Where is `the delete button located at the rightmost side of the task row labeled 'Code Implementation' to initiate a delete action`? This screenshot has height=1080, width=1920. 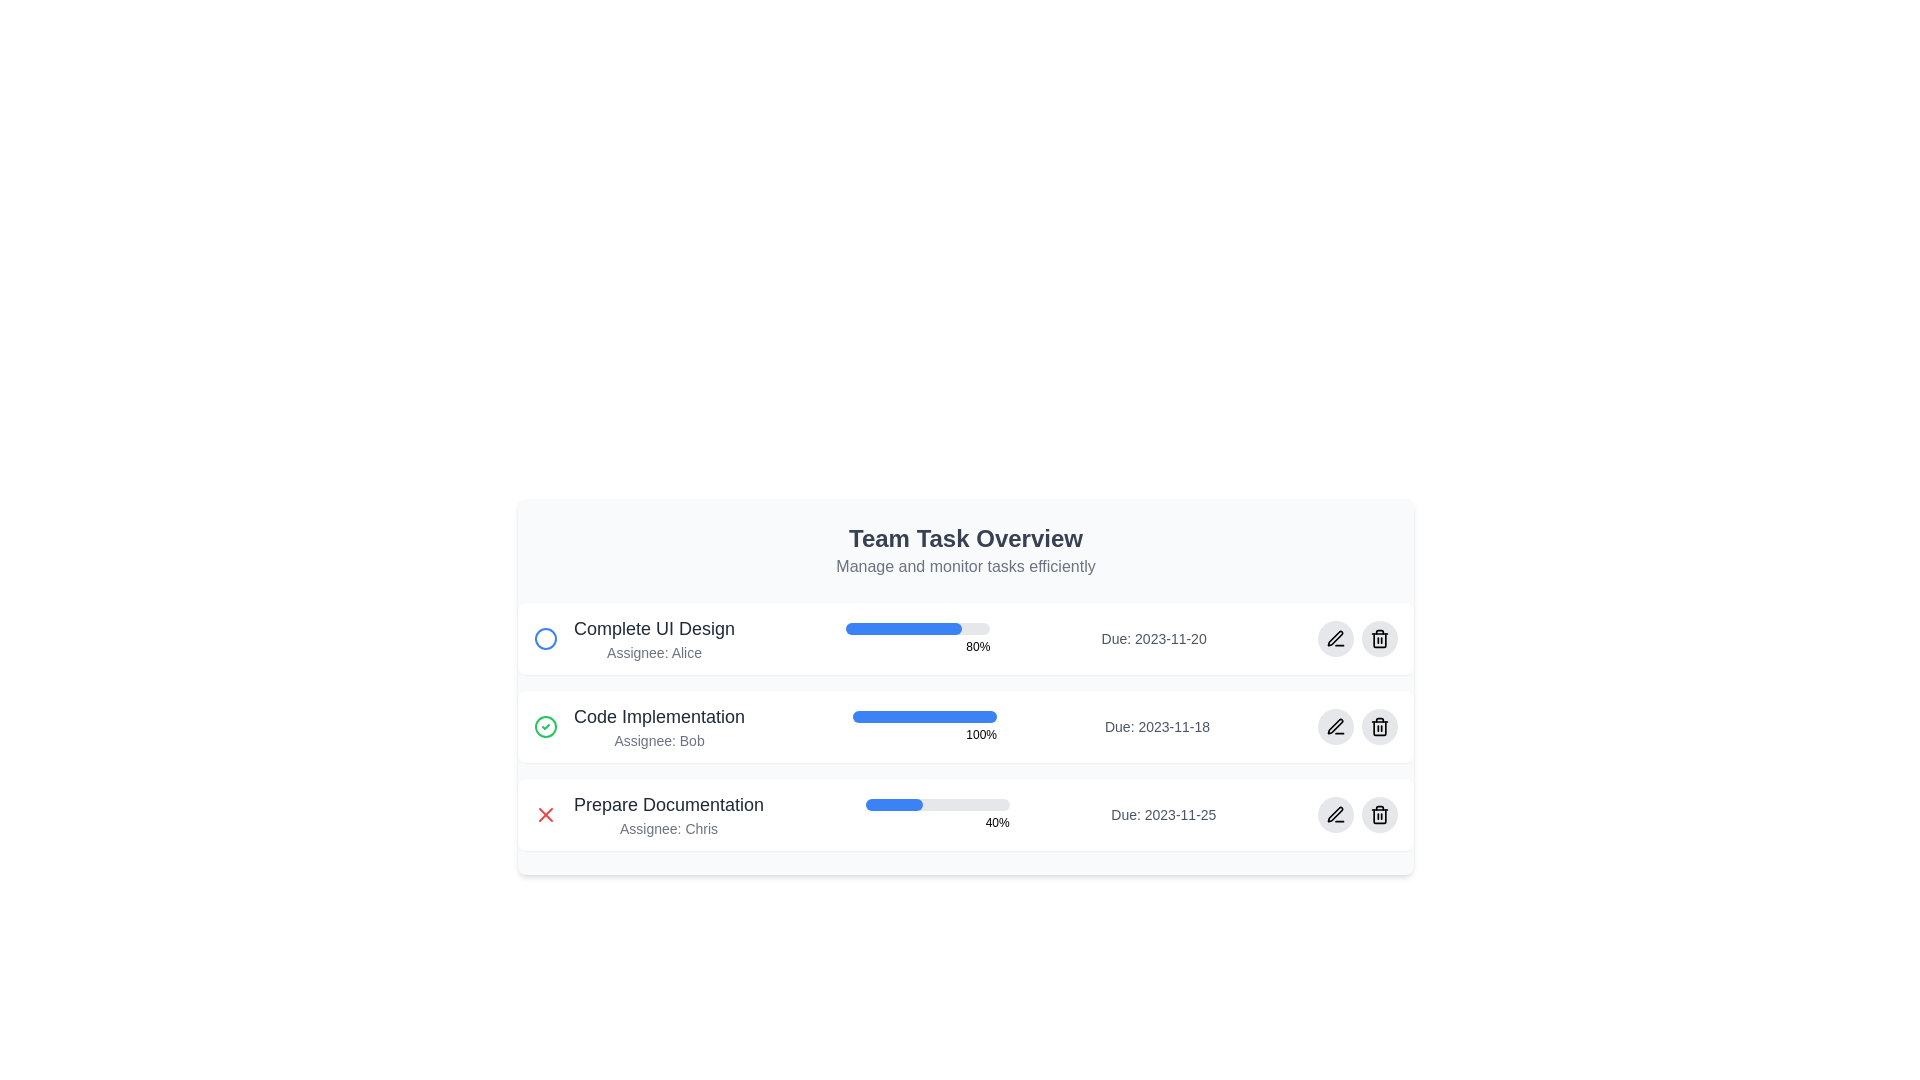
the delete button located at the rightmost side of the task row labeled 'Code Implementation' to initiate a delete action is located at coordinates (1377, 726).